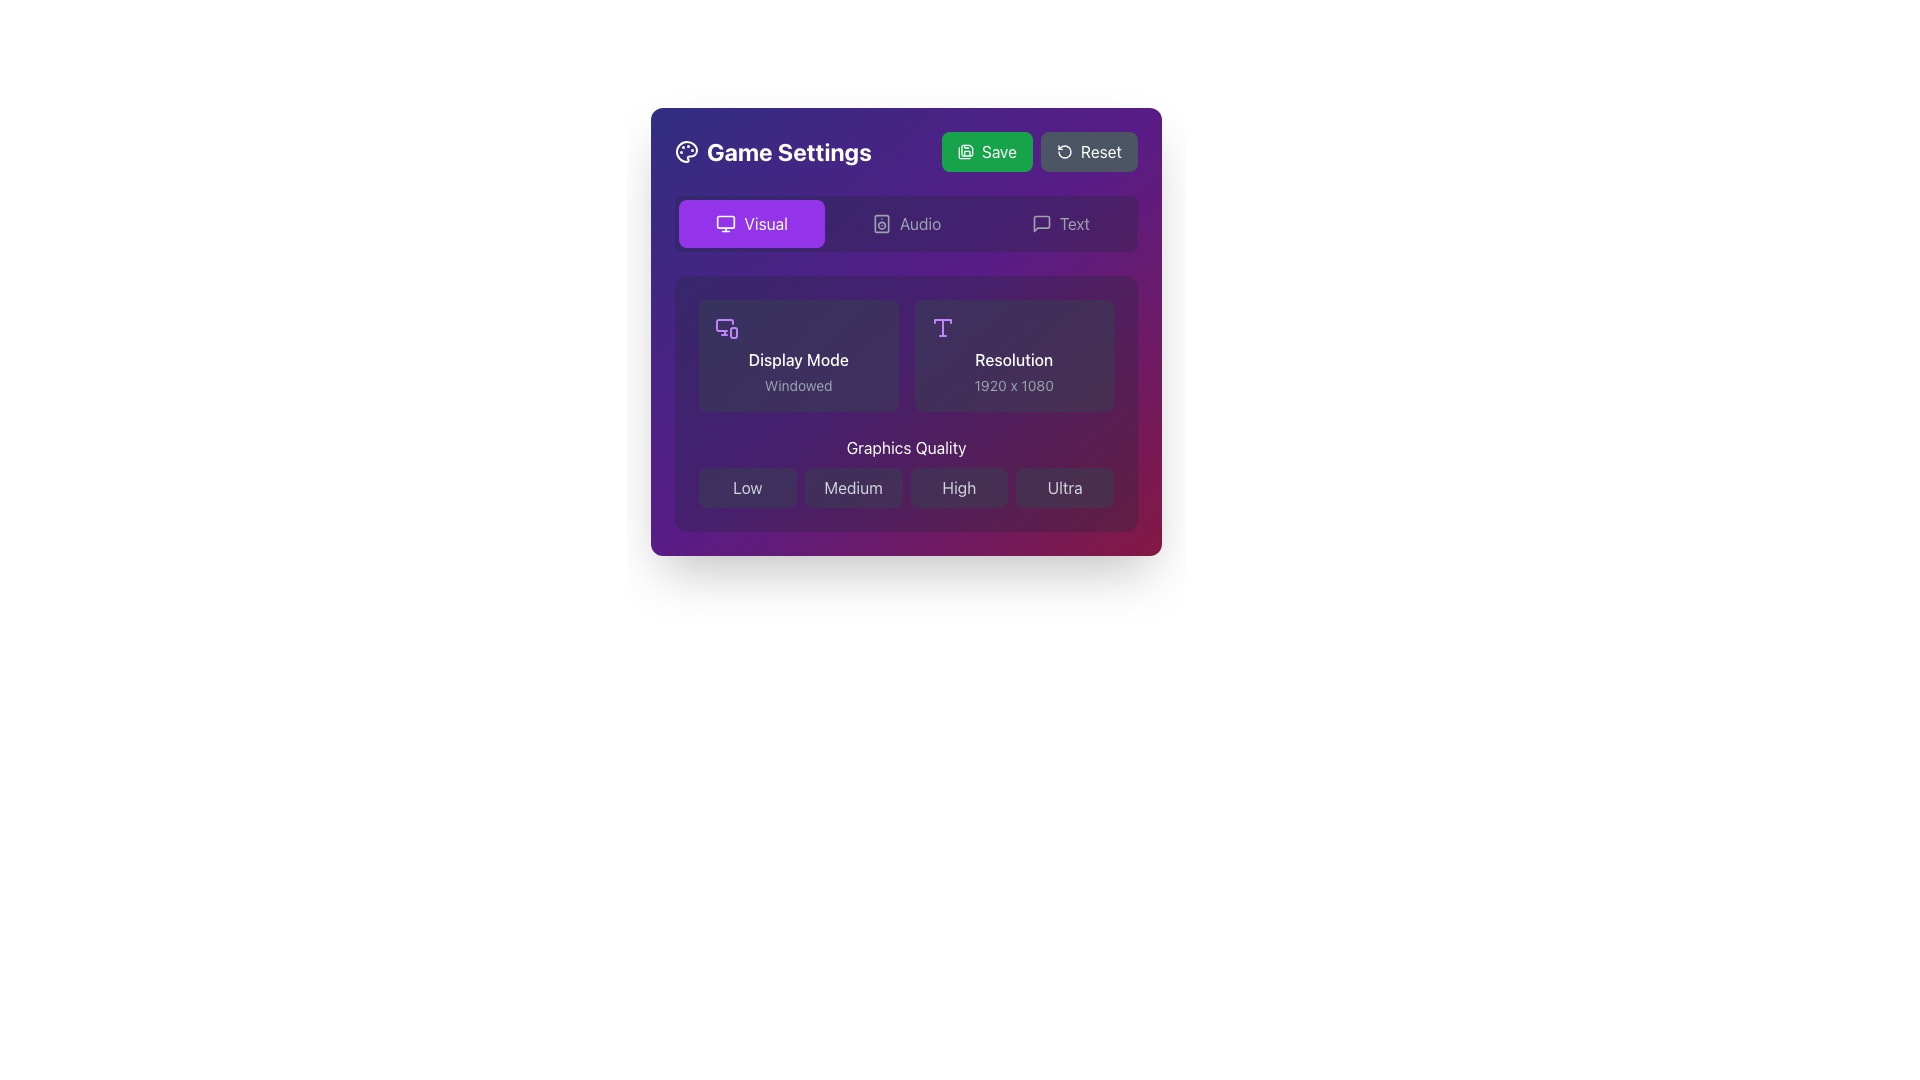 This screenshot has height=1080, width=1920. Describe the element at coordinates (965, 150) in the screenshot. I see `the save icon located at the beginning of the 'Save' button, which is visually represented by a green button` at that location.